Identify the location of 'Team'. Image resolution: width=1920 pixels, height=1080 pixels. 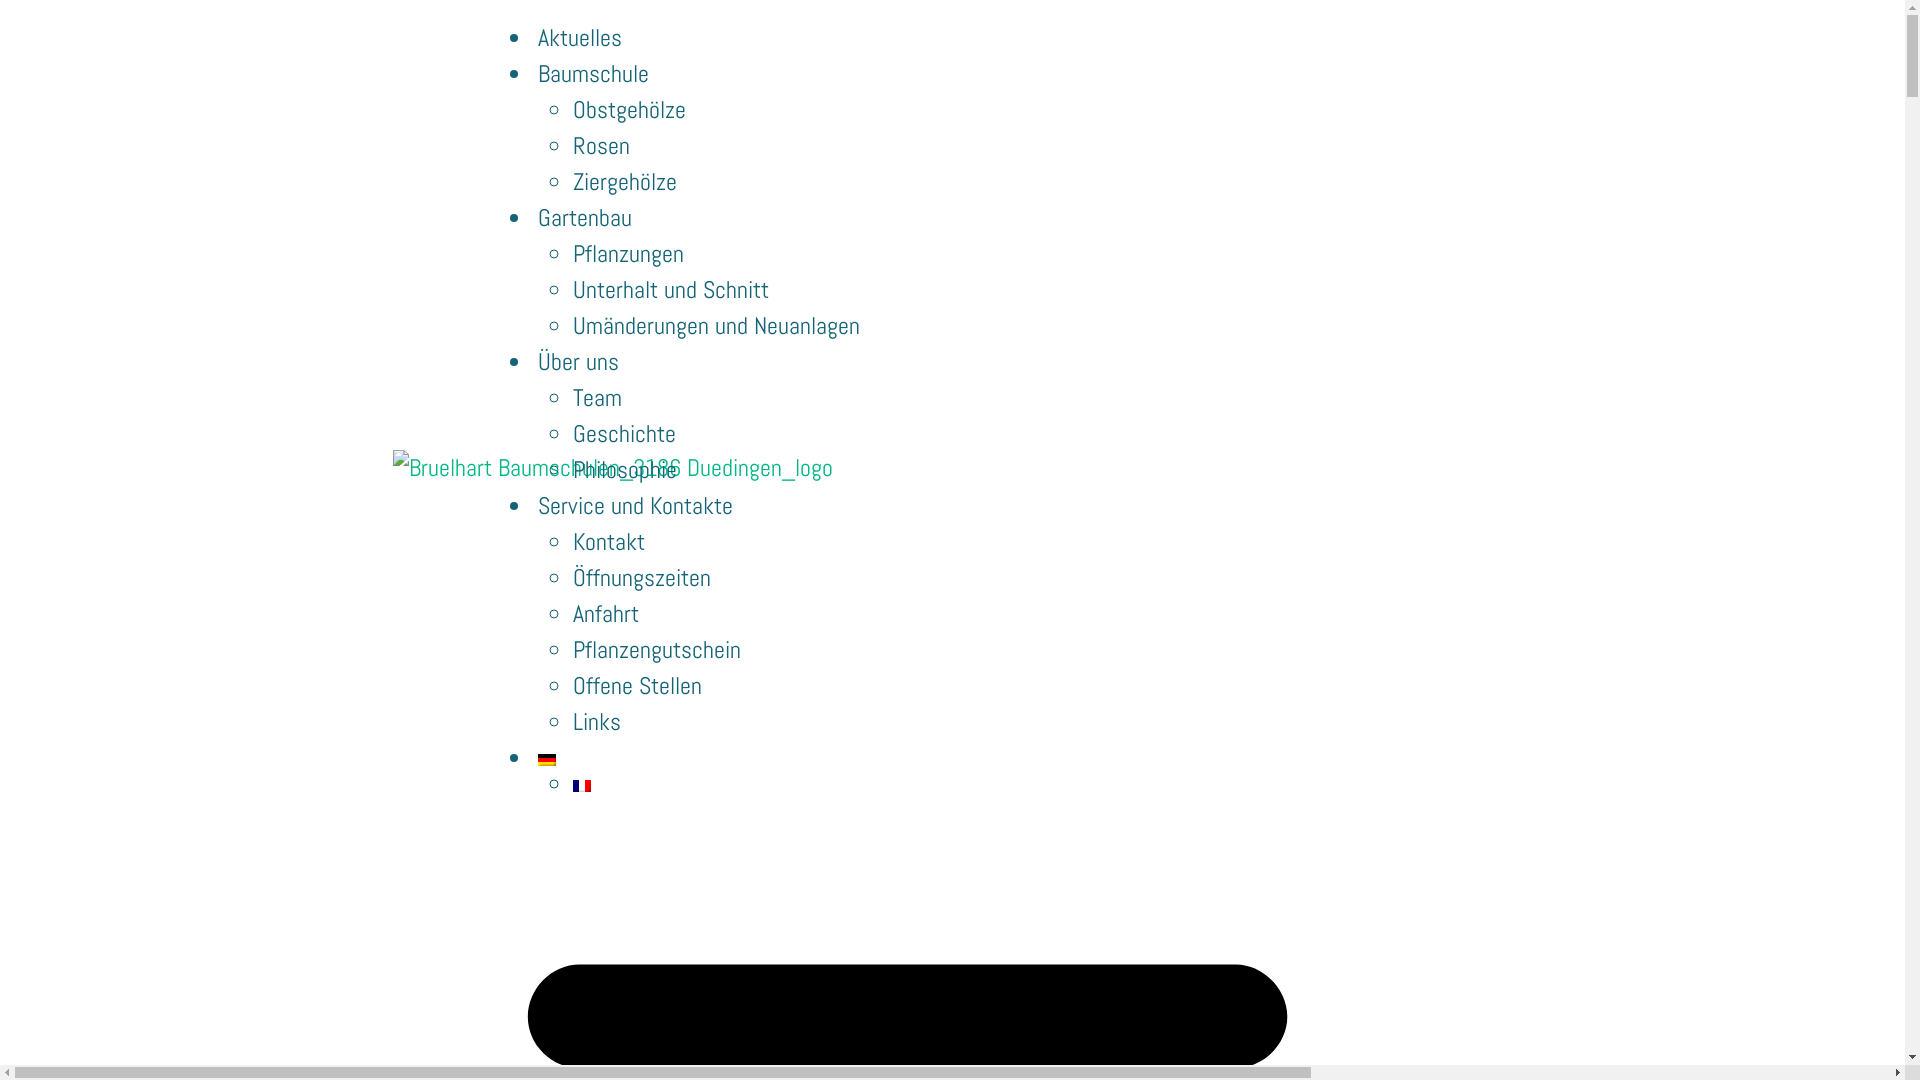
(596, 397).